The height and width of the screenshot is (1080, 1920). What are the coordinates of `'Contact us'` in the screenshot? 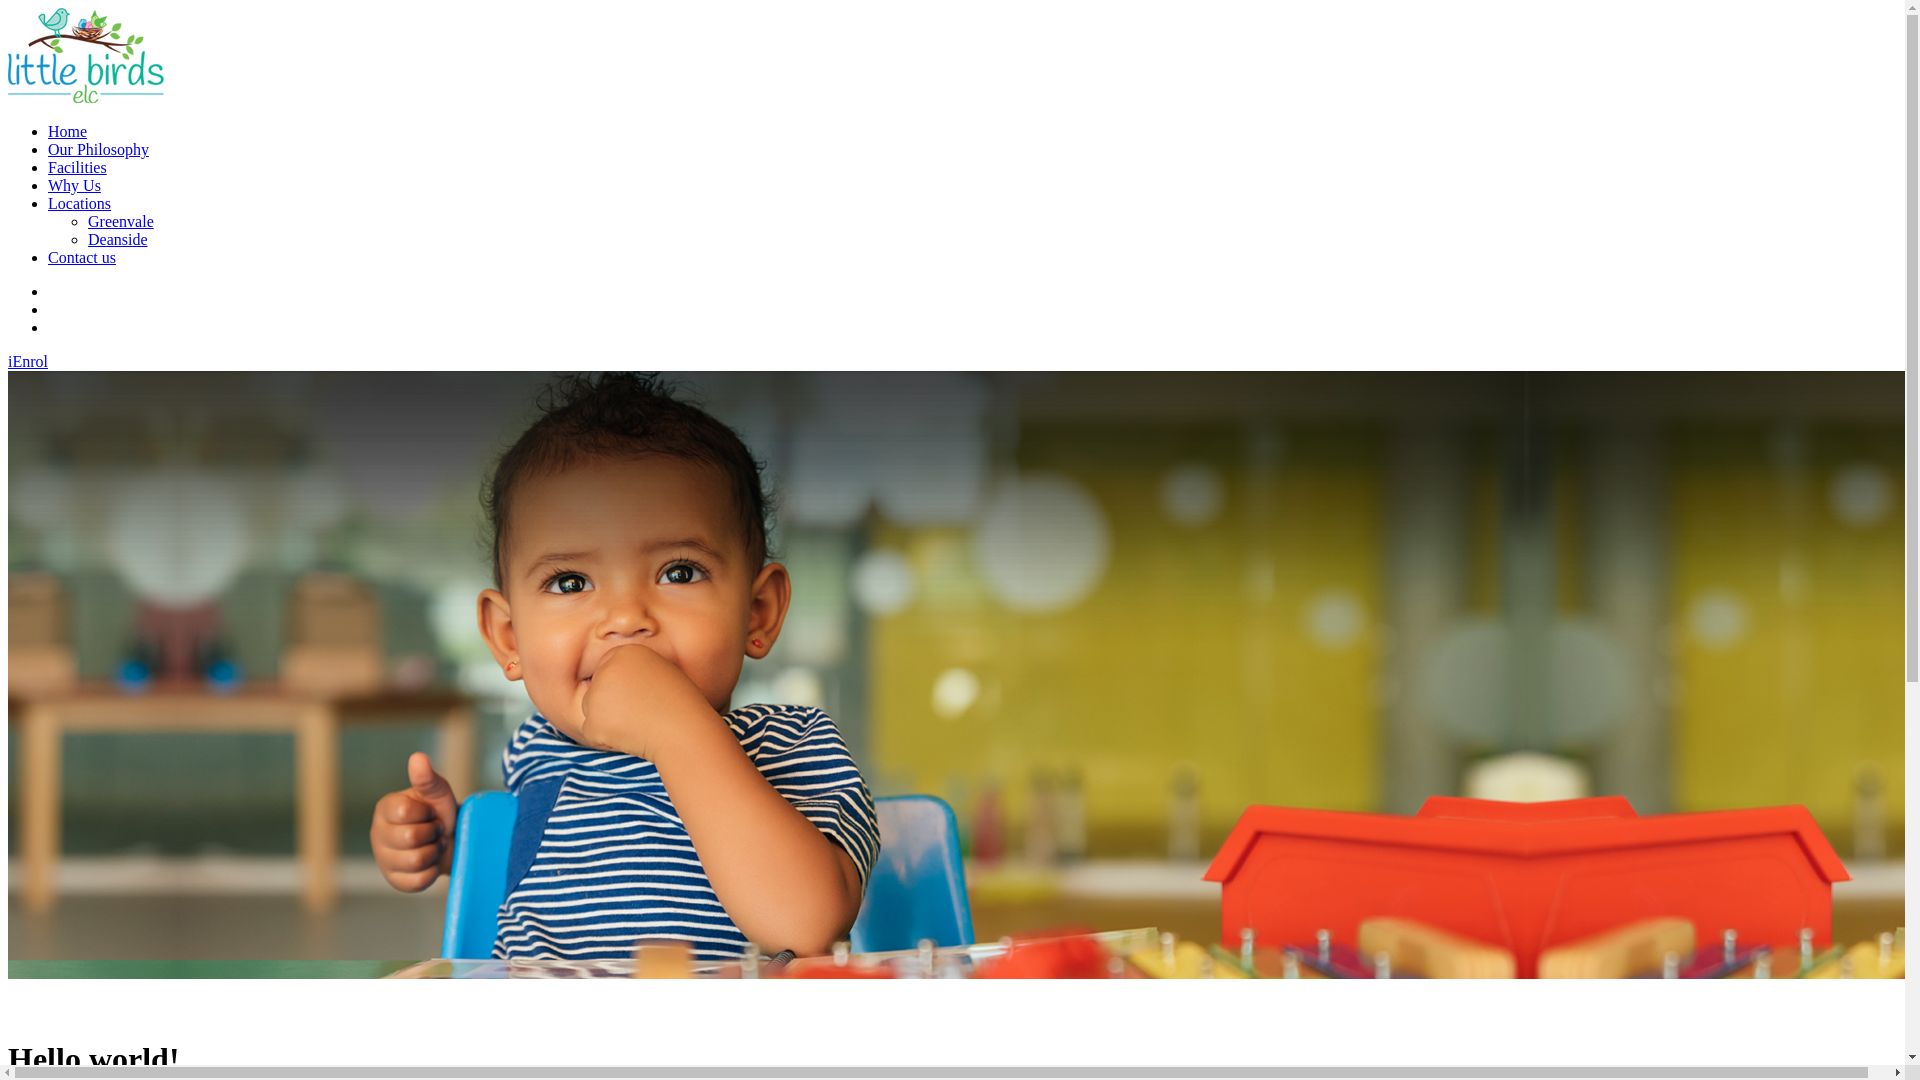 It's located at (48, 256).